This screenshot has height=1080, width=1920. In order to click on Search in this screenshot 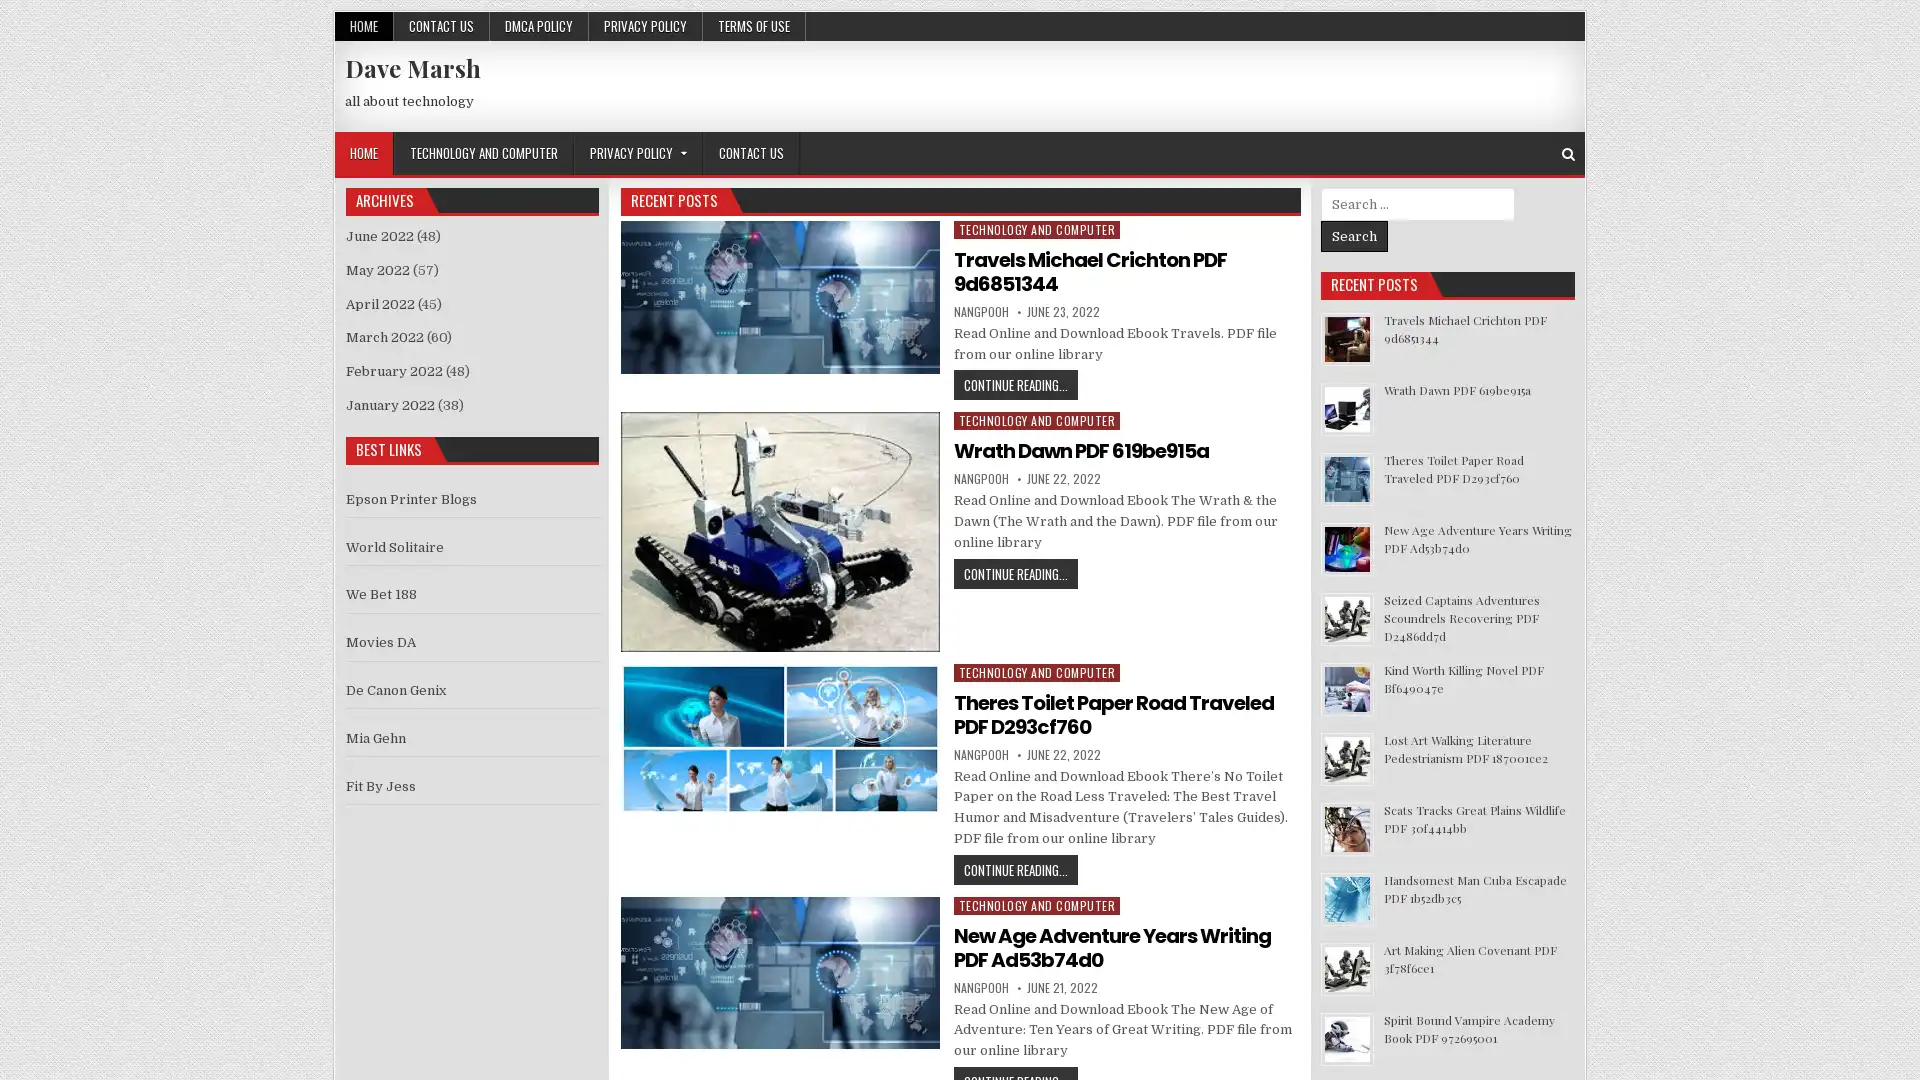, I will do `click(1354, 235)`.